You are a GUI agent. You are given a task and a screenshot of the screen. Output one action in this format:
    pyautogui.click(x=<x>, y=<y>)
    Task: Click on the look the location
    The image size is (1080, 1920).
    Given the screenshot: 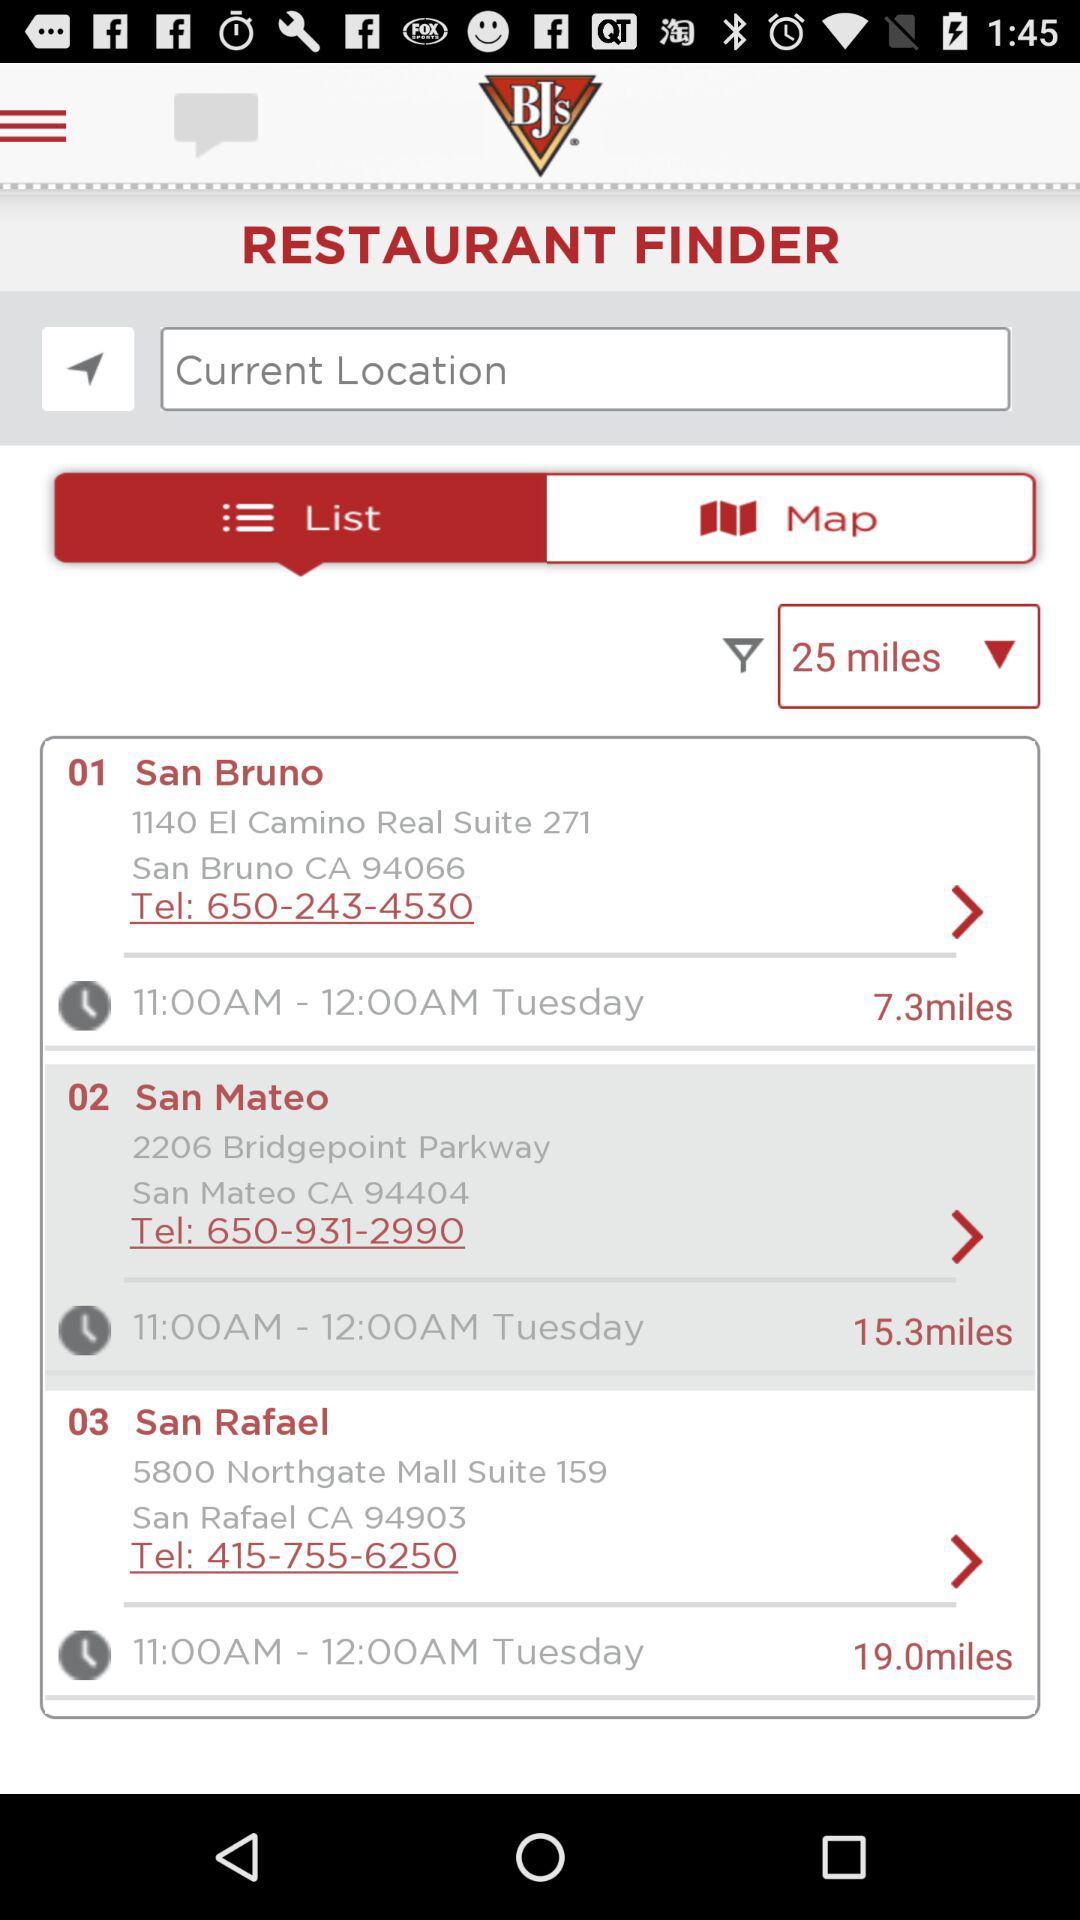 What is the action you would take?
    pyautogui.click(x=87, y=369)
    